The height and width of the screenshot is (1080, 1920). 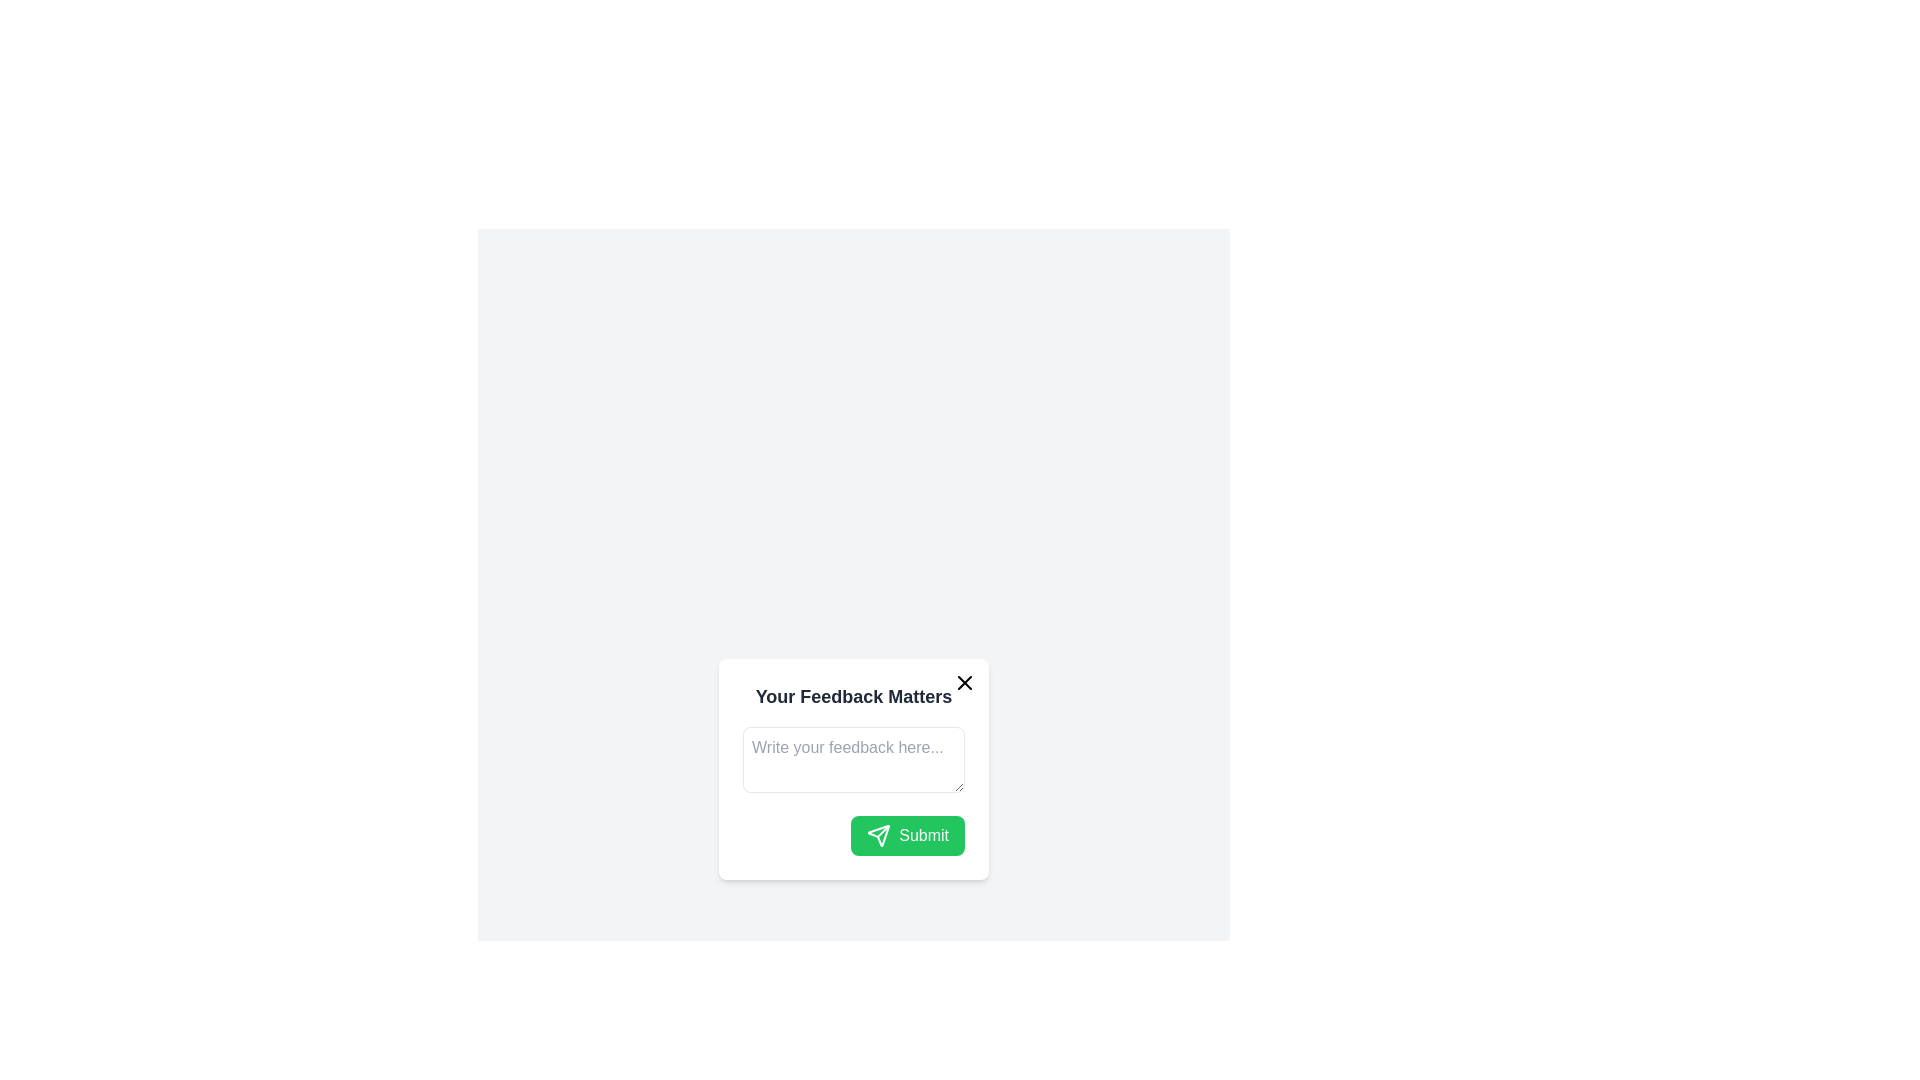 I want to click on the close button located at the top-right corner of the feedback form, so click(x=964, y=681).